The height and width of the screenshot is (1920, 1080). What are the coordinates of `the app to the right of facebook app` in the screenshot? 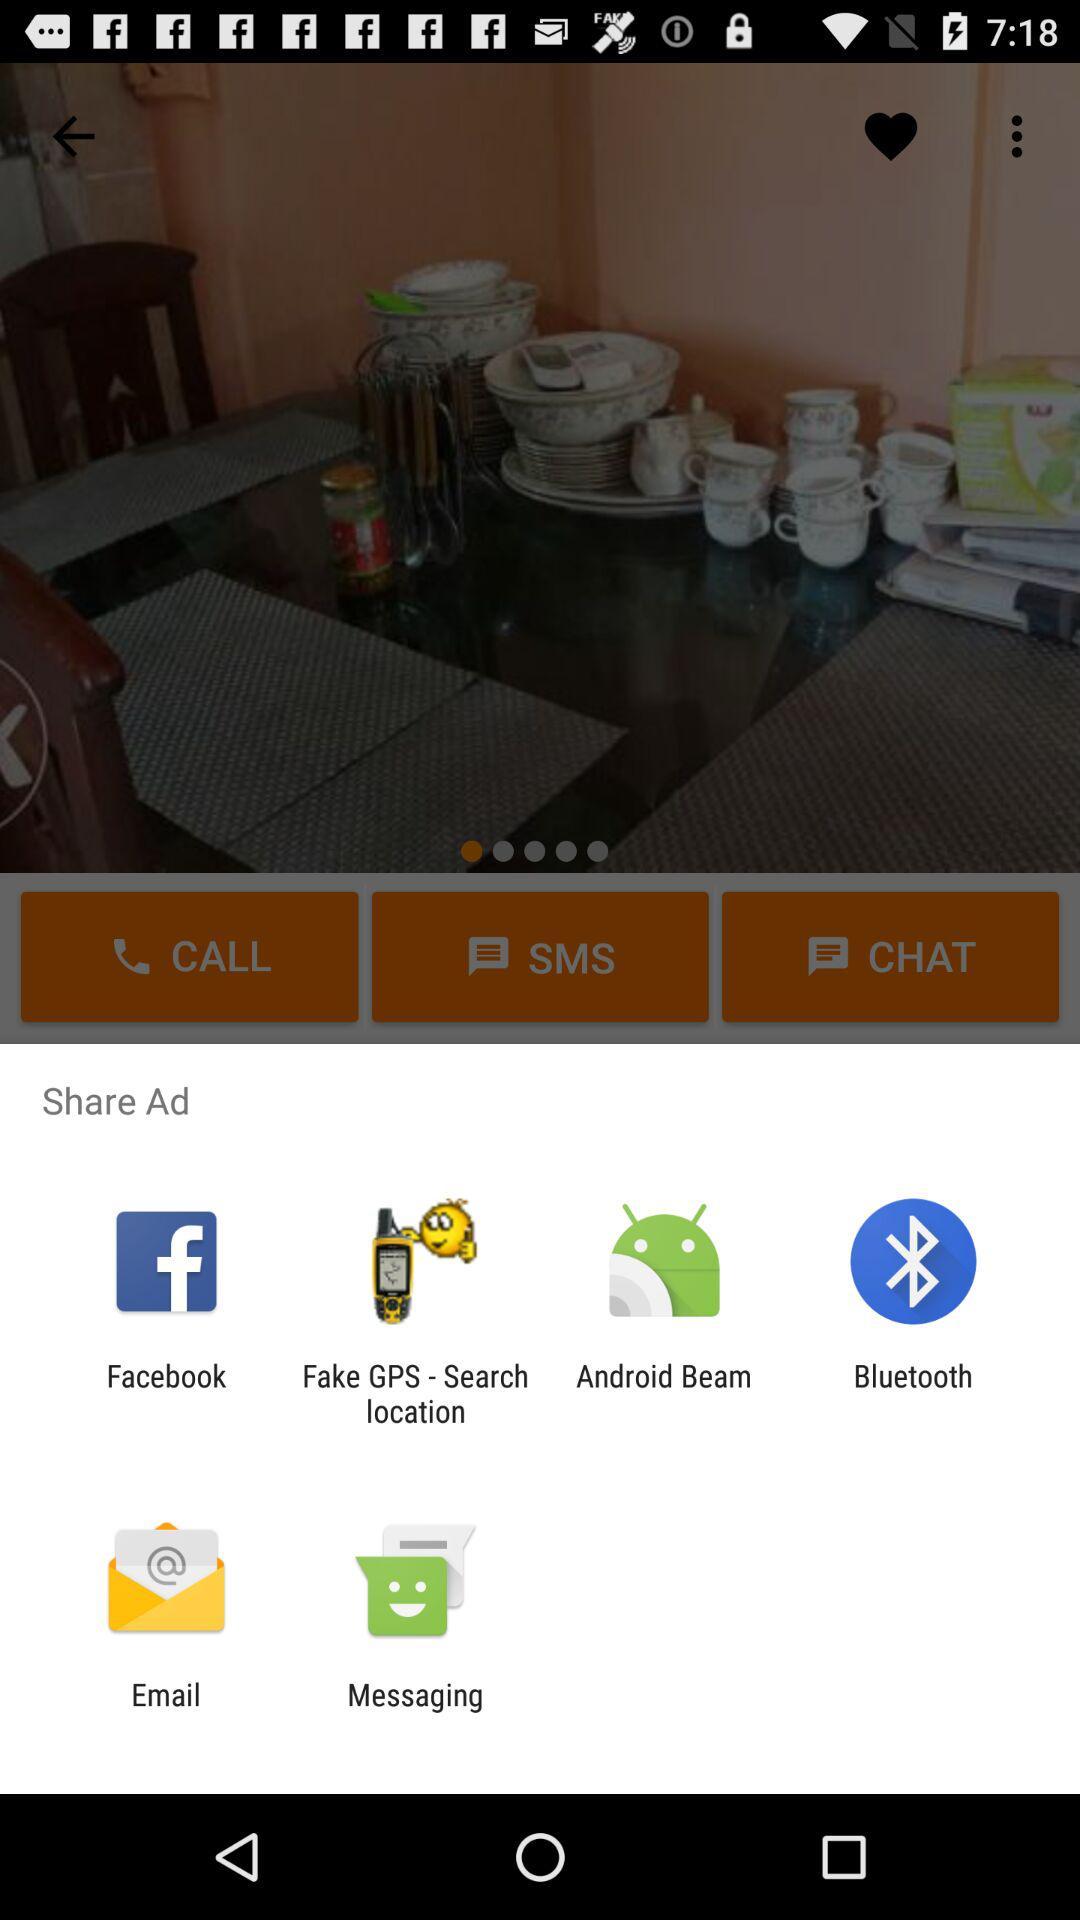 It's located at (414, 1392).